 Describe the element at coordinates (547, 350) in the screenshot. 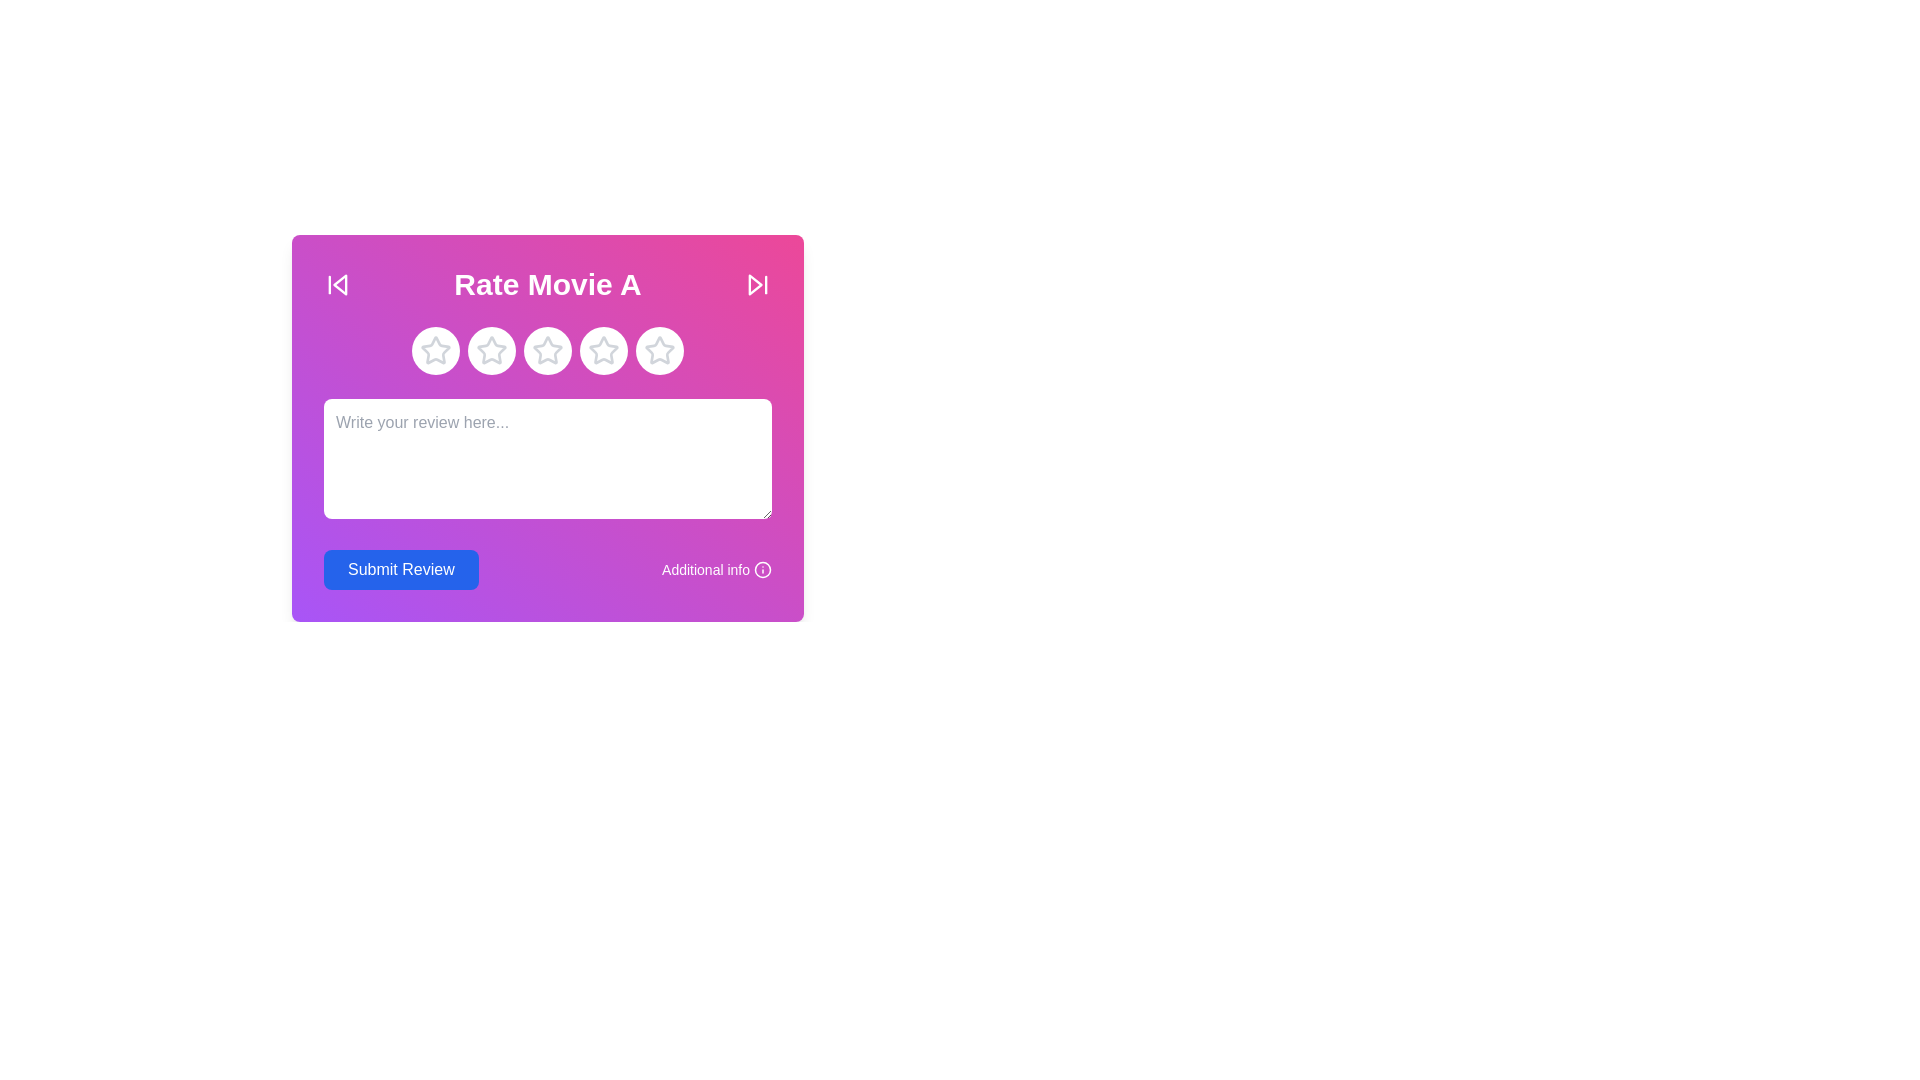

I see `the third rating button, which is a circular button with a gray star icon, located within the pink to purple gradient card titled 'Rate Movie A'` at that location.